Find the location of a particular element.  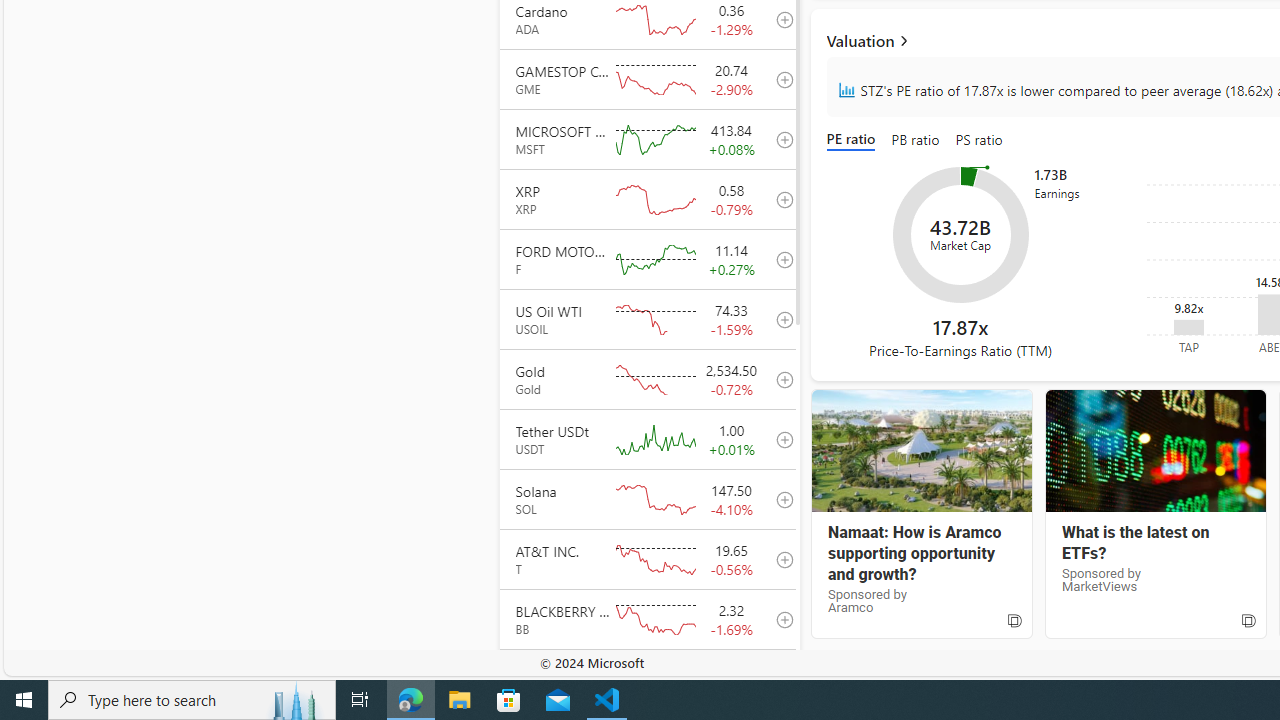

'Aramco' is located at coordinates (920, 451).